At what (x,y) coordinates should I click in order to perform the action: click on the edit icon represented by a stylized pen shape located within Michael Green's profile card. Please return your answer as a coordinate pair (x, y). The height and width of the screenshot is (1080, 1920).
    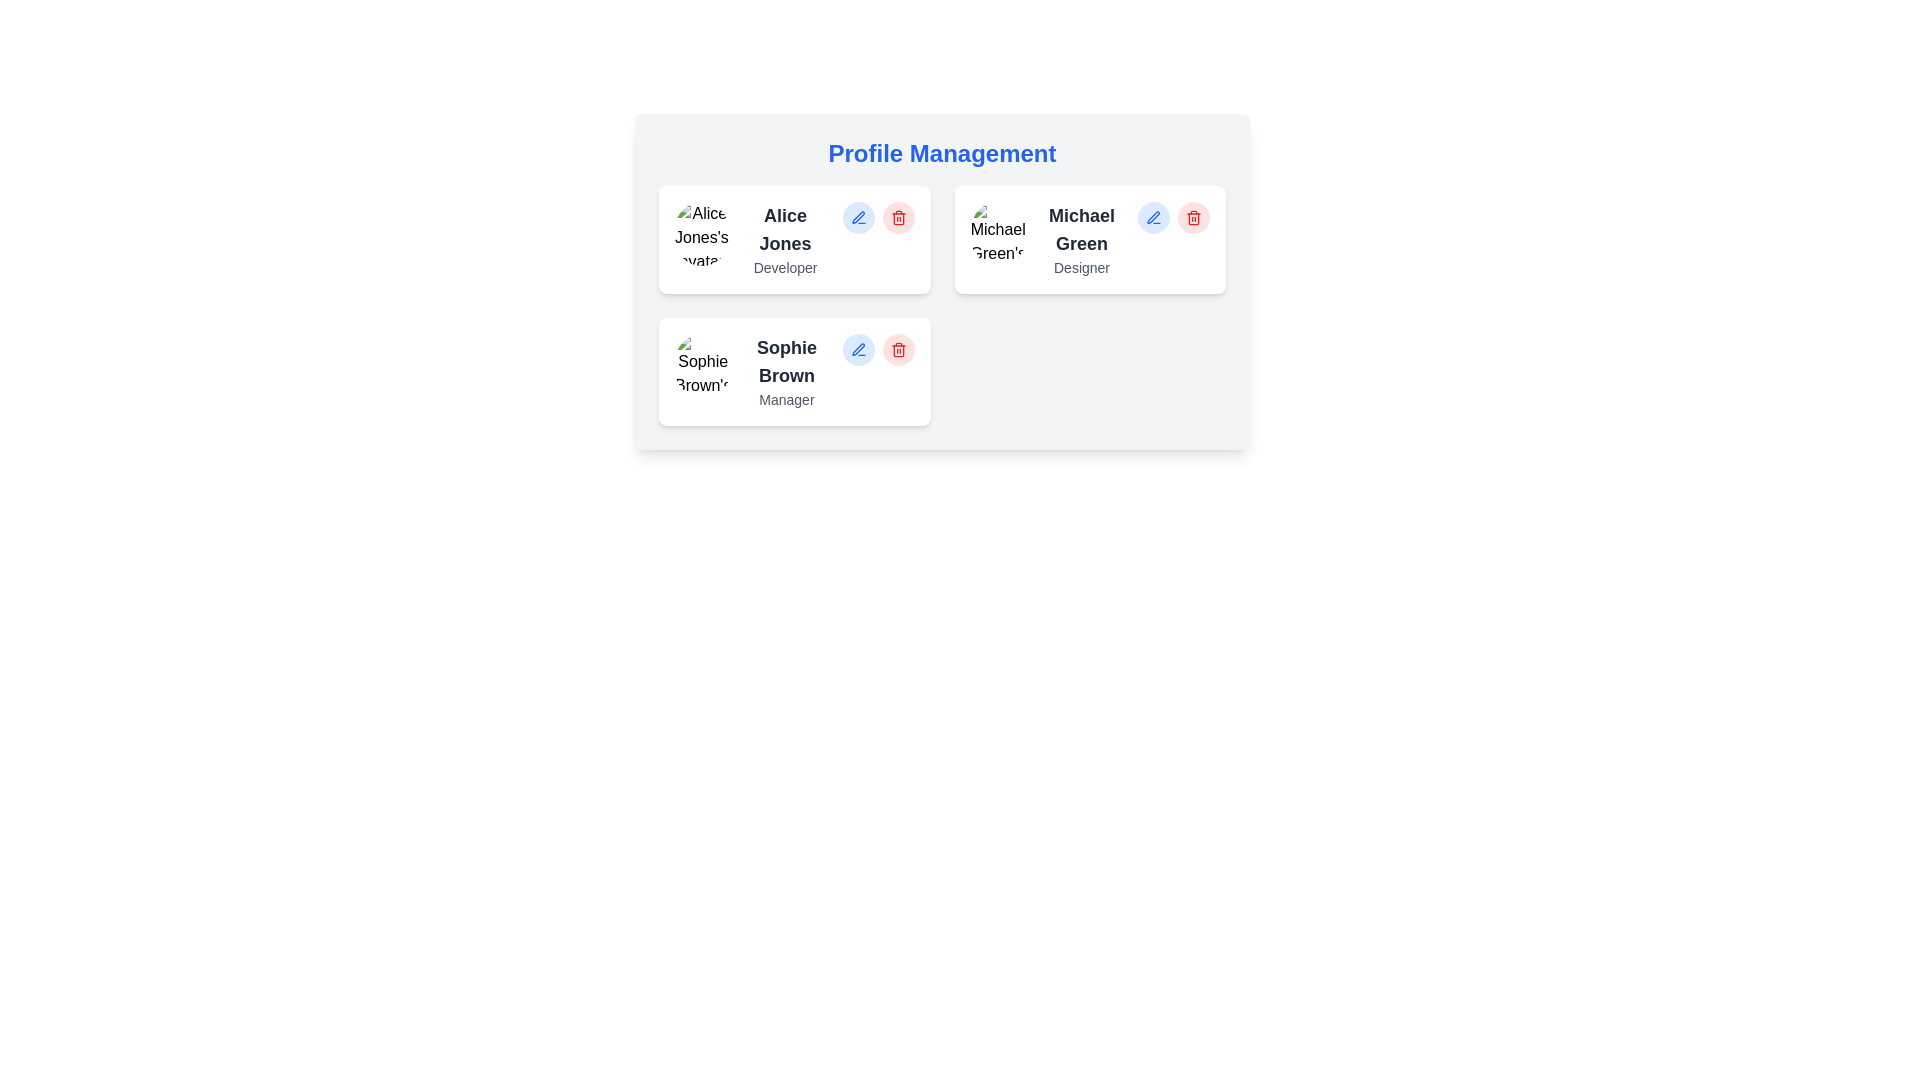
    Looking at the image, I should click on (1153, 217).